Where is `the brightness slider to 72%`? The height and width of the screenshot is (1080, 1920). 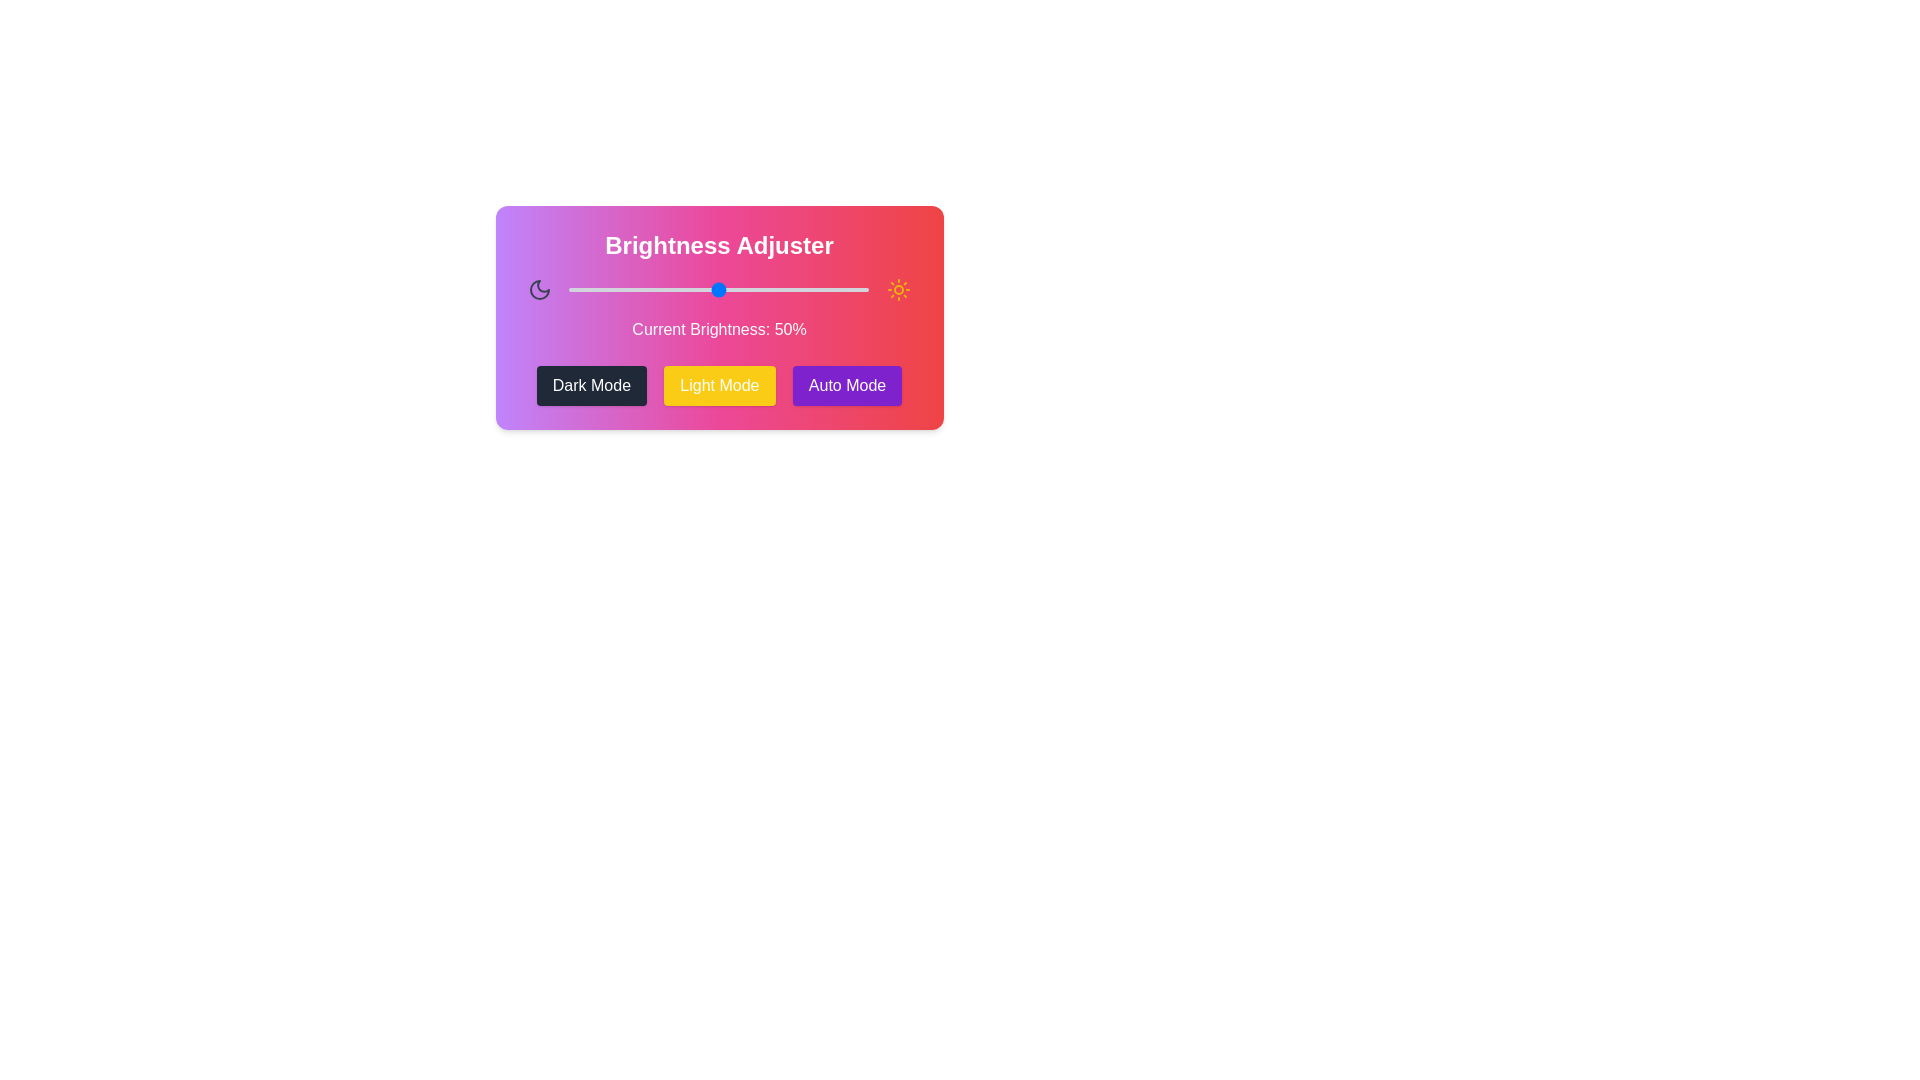 the brightness slider to 72% is located at coordinates (784, 289).